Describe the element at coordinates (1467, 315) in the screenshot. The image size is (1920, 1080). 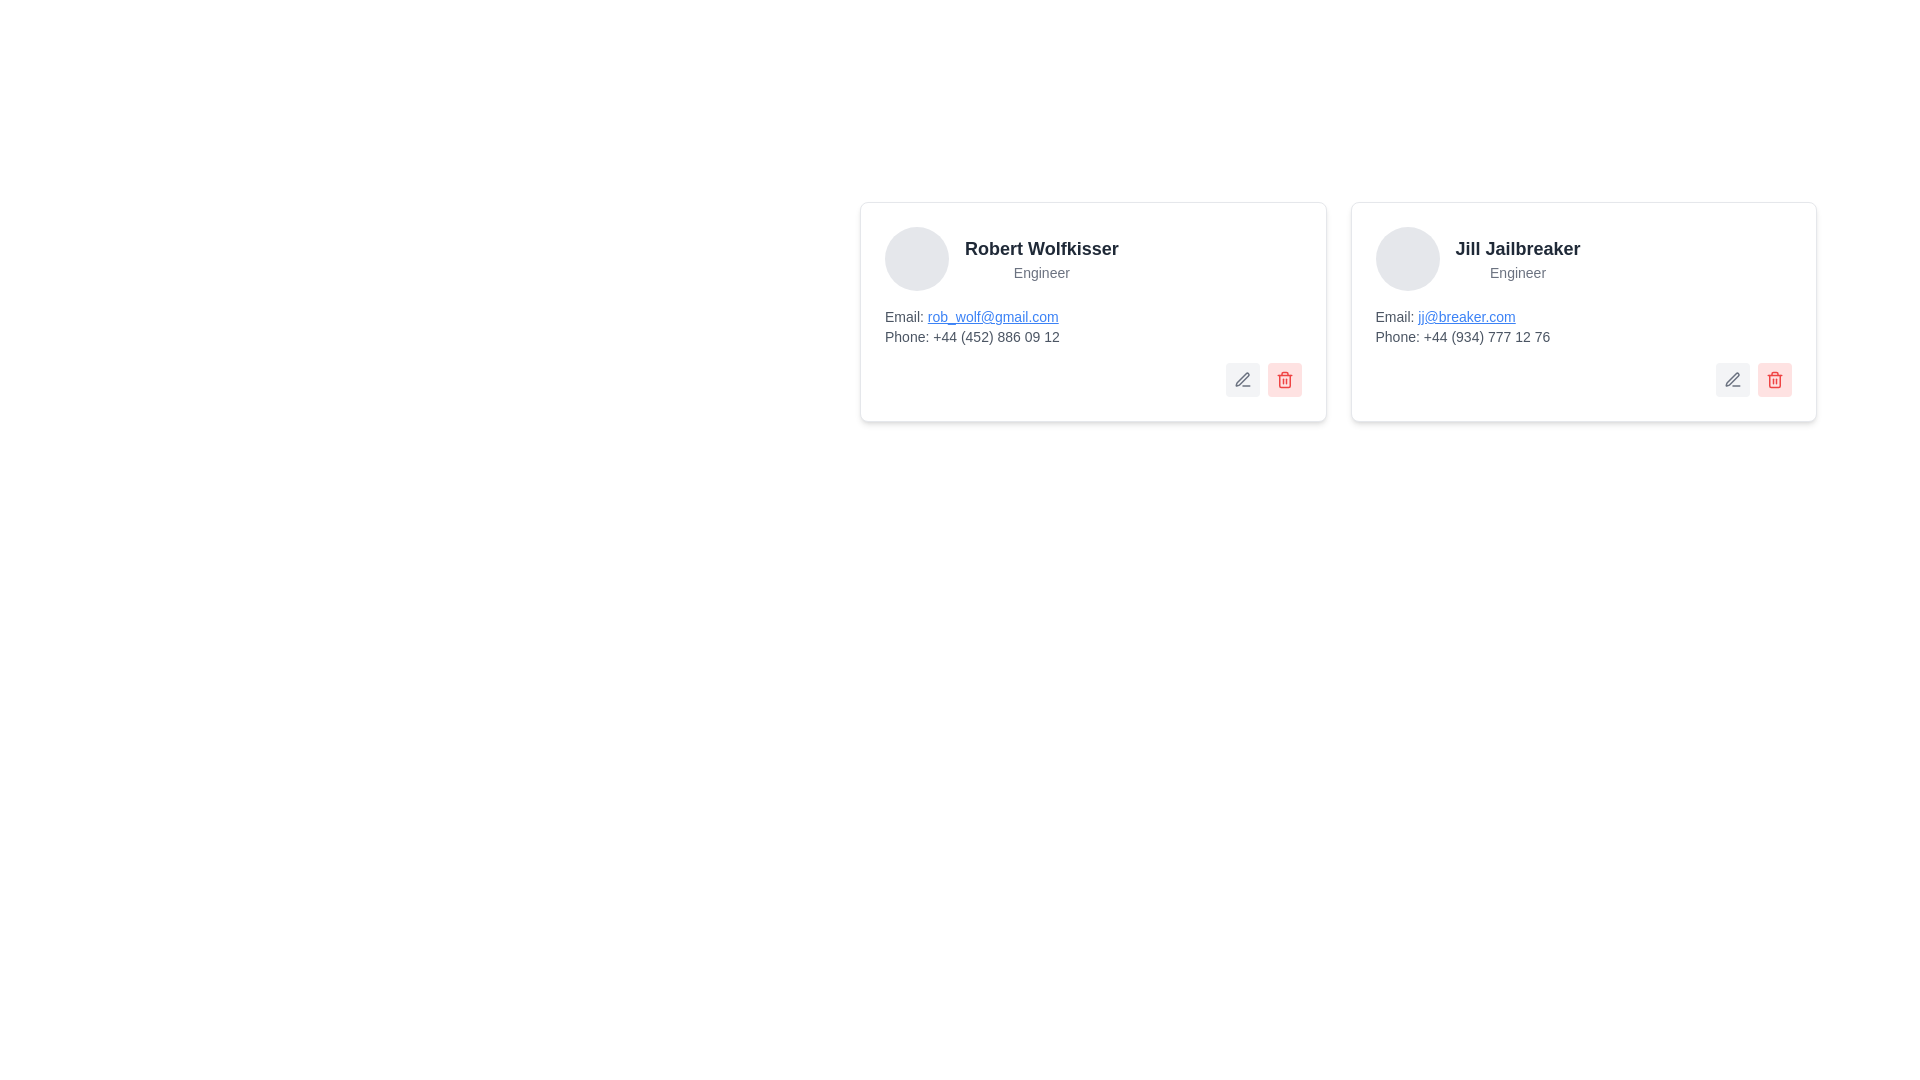
I see `the clickable email address hyperlink styled in blue with an underline, located under the label 'Email:' in the card for 'Jill Jailbreaker, Engineer'` at that location.